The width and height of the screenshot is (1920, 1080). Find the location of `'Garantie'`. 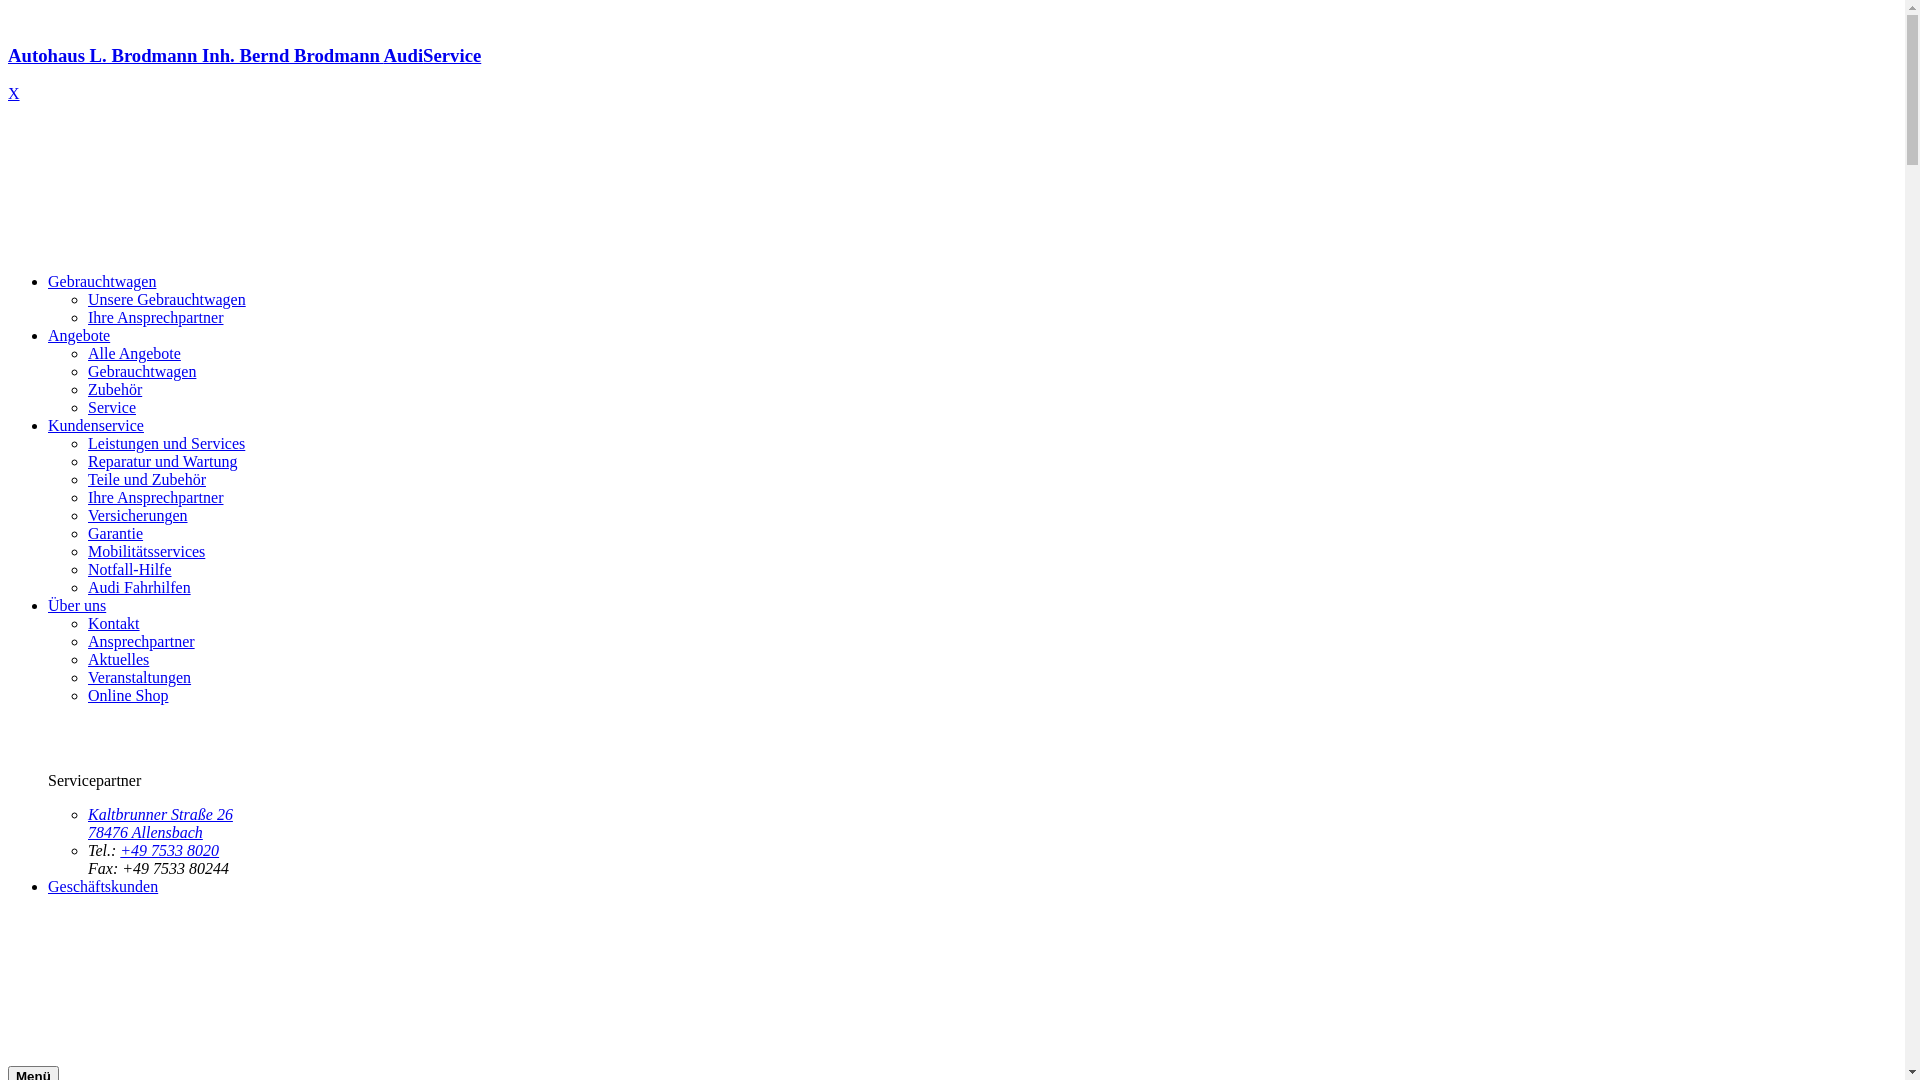

'Garantie' is located at coordinates (114, 532).